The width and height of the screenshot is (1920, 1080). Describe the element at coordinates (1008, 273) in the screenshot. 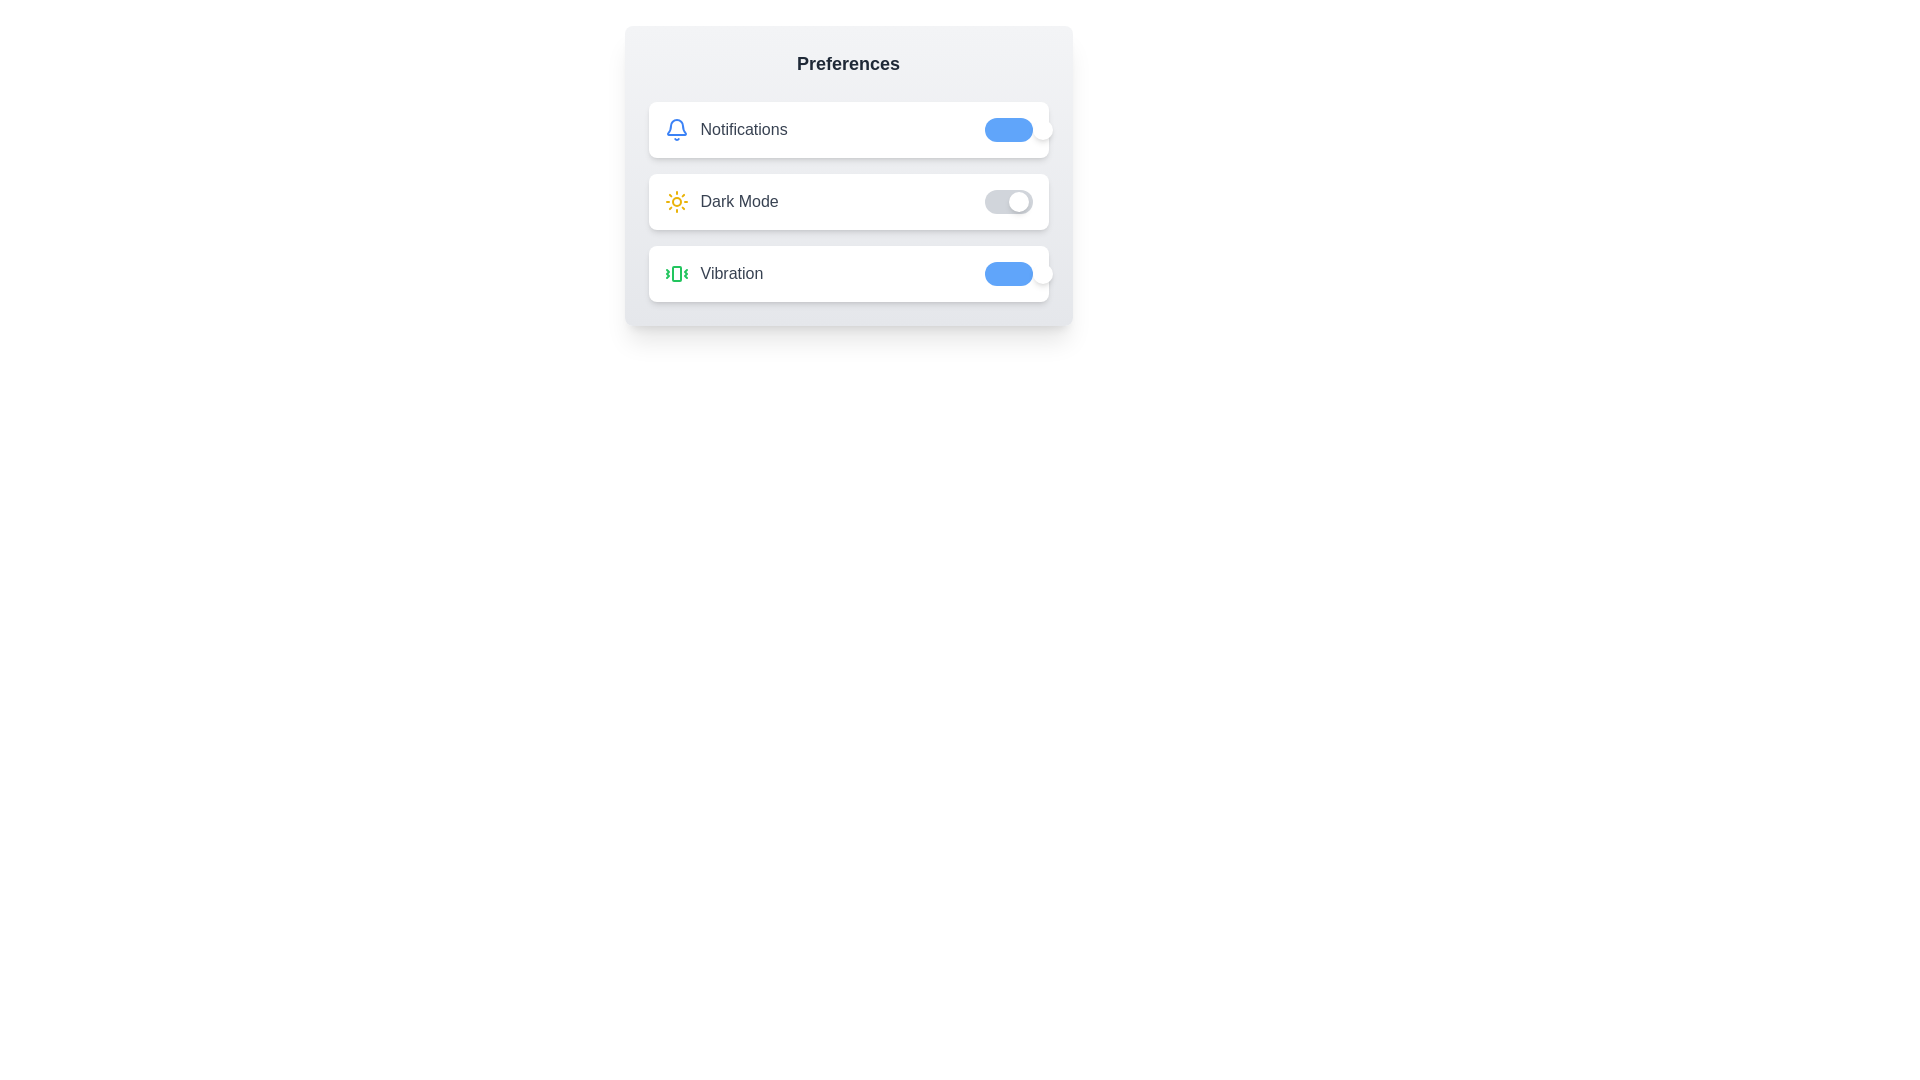

I see `the toggle switch for the vibration setting, which is the rightmost component in the 'Vibration' panel` at that location.